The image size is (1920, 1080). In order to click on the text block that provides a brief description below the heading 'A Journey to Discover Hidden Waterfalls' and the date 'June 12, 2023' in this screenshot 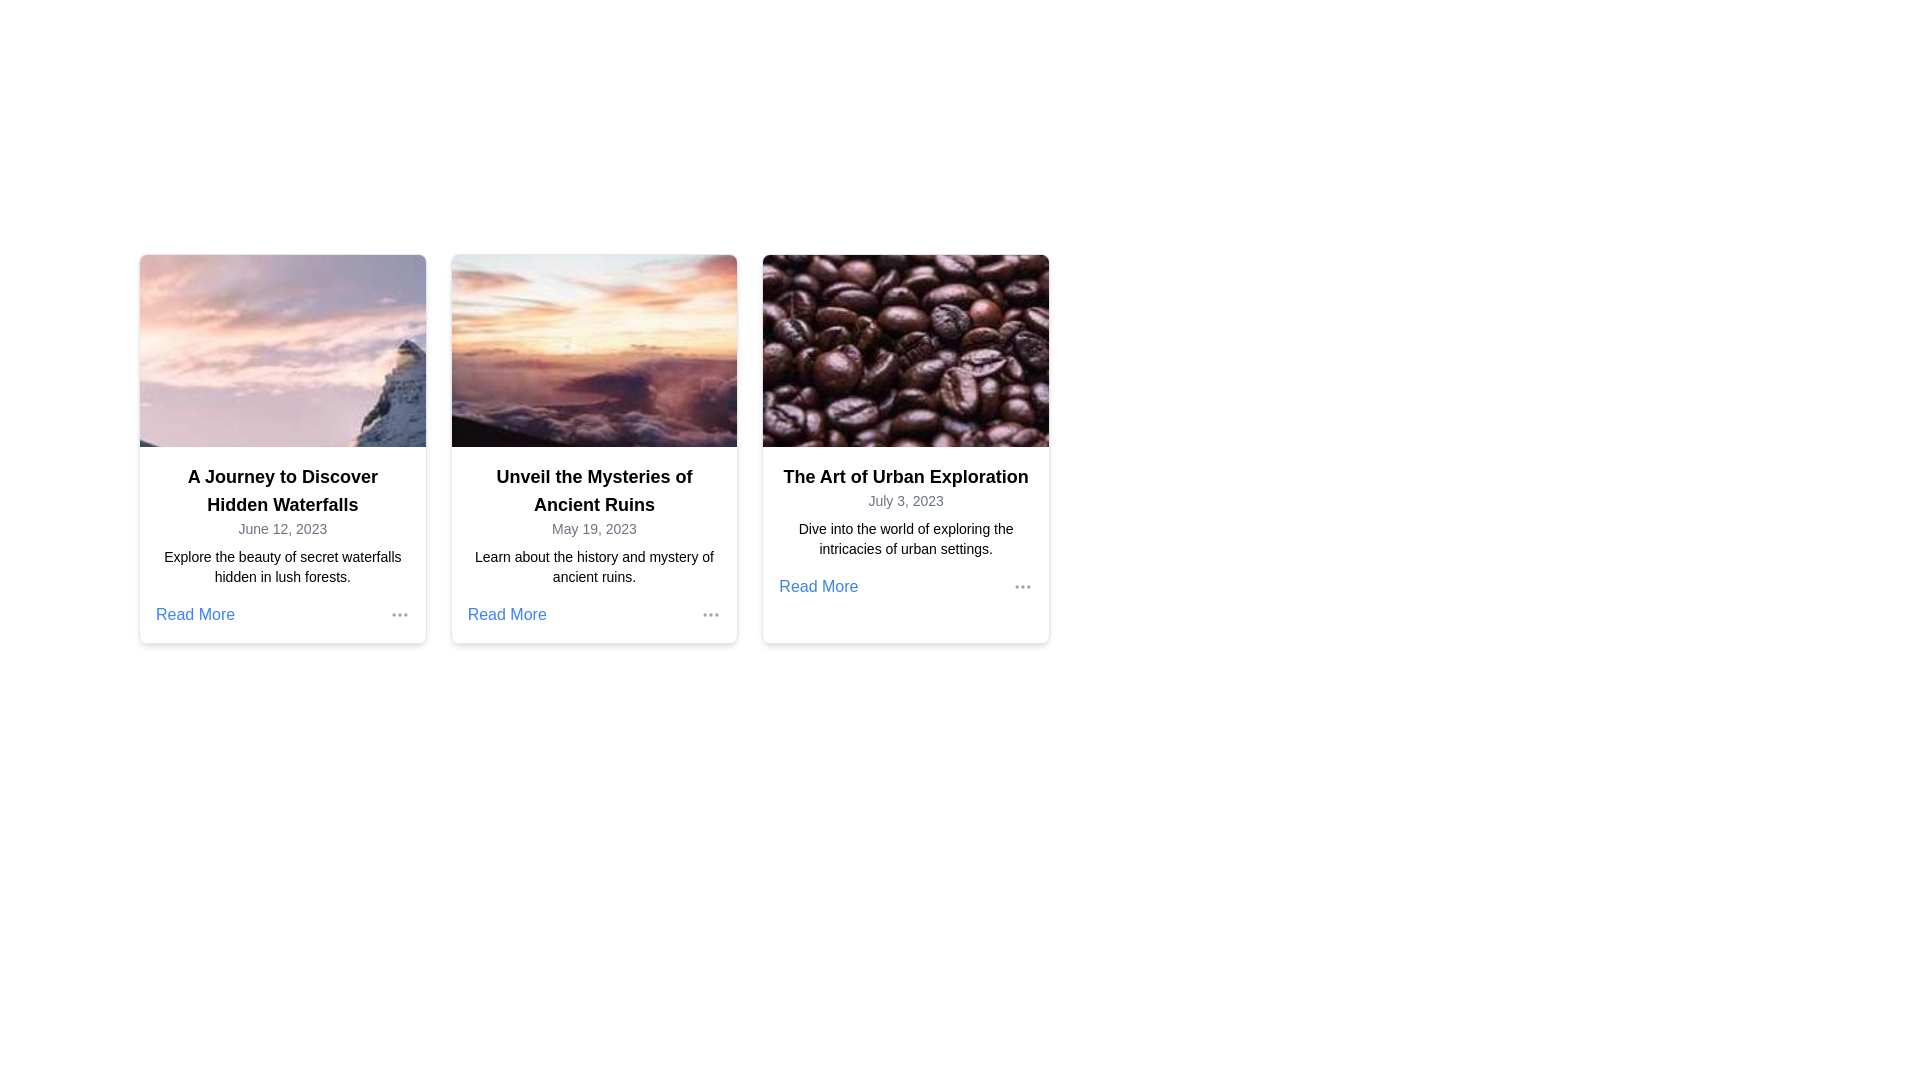, I will do `click(281, 567)`.